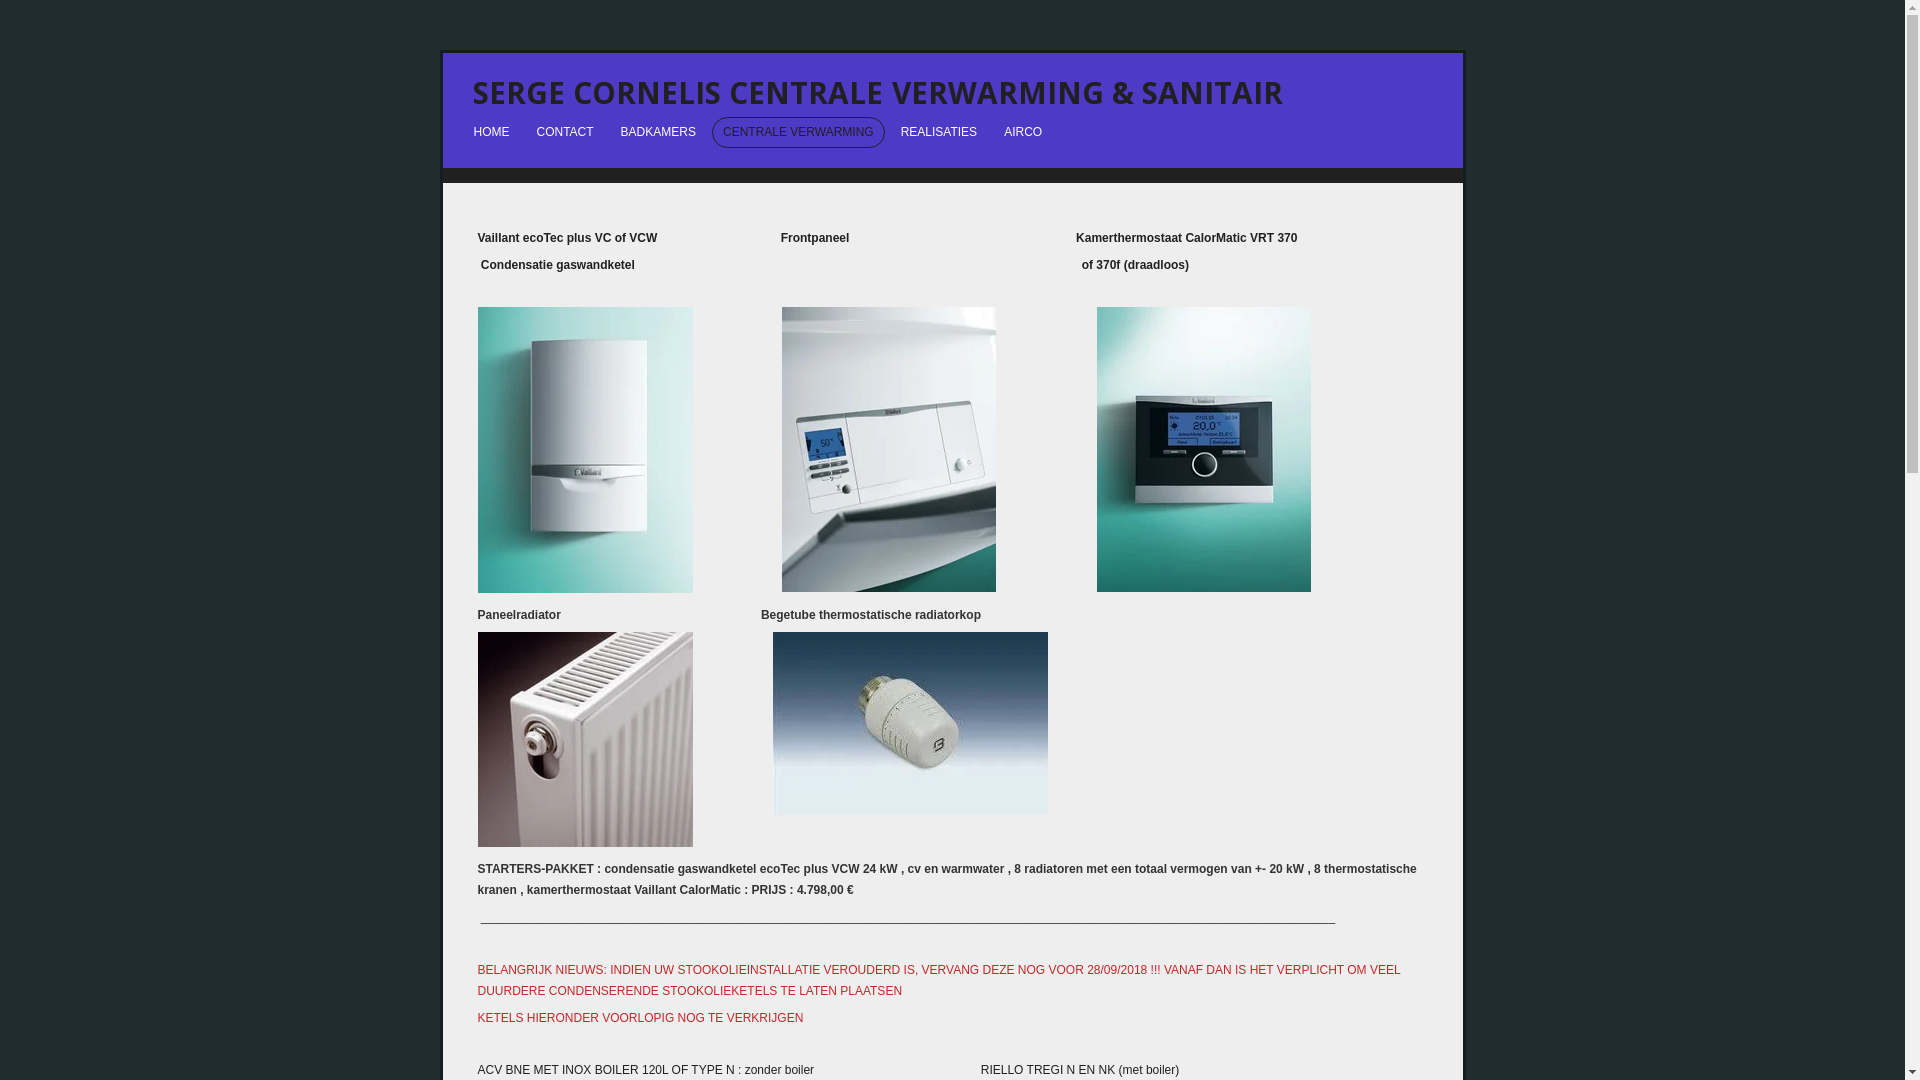  Describe the element at coordinates (658, 132) in the screenshot. I see `'BADKAMERS'` at that location.